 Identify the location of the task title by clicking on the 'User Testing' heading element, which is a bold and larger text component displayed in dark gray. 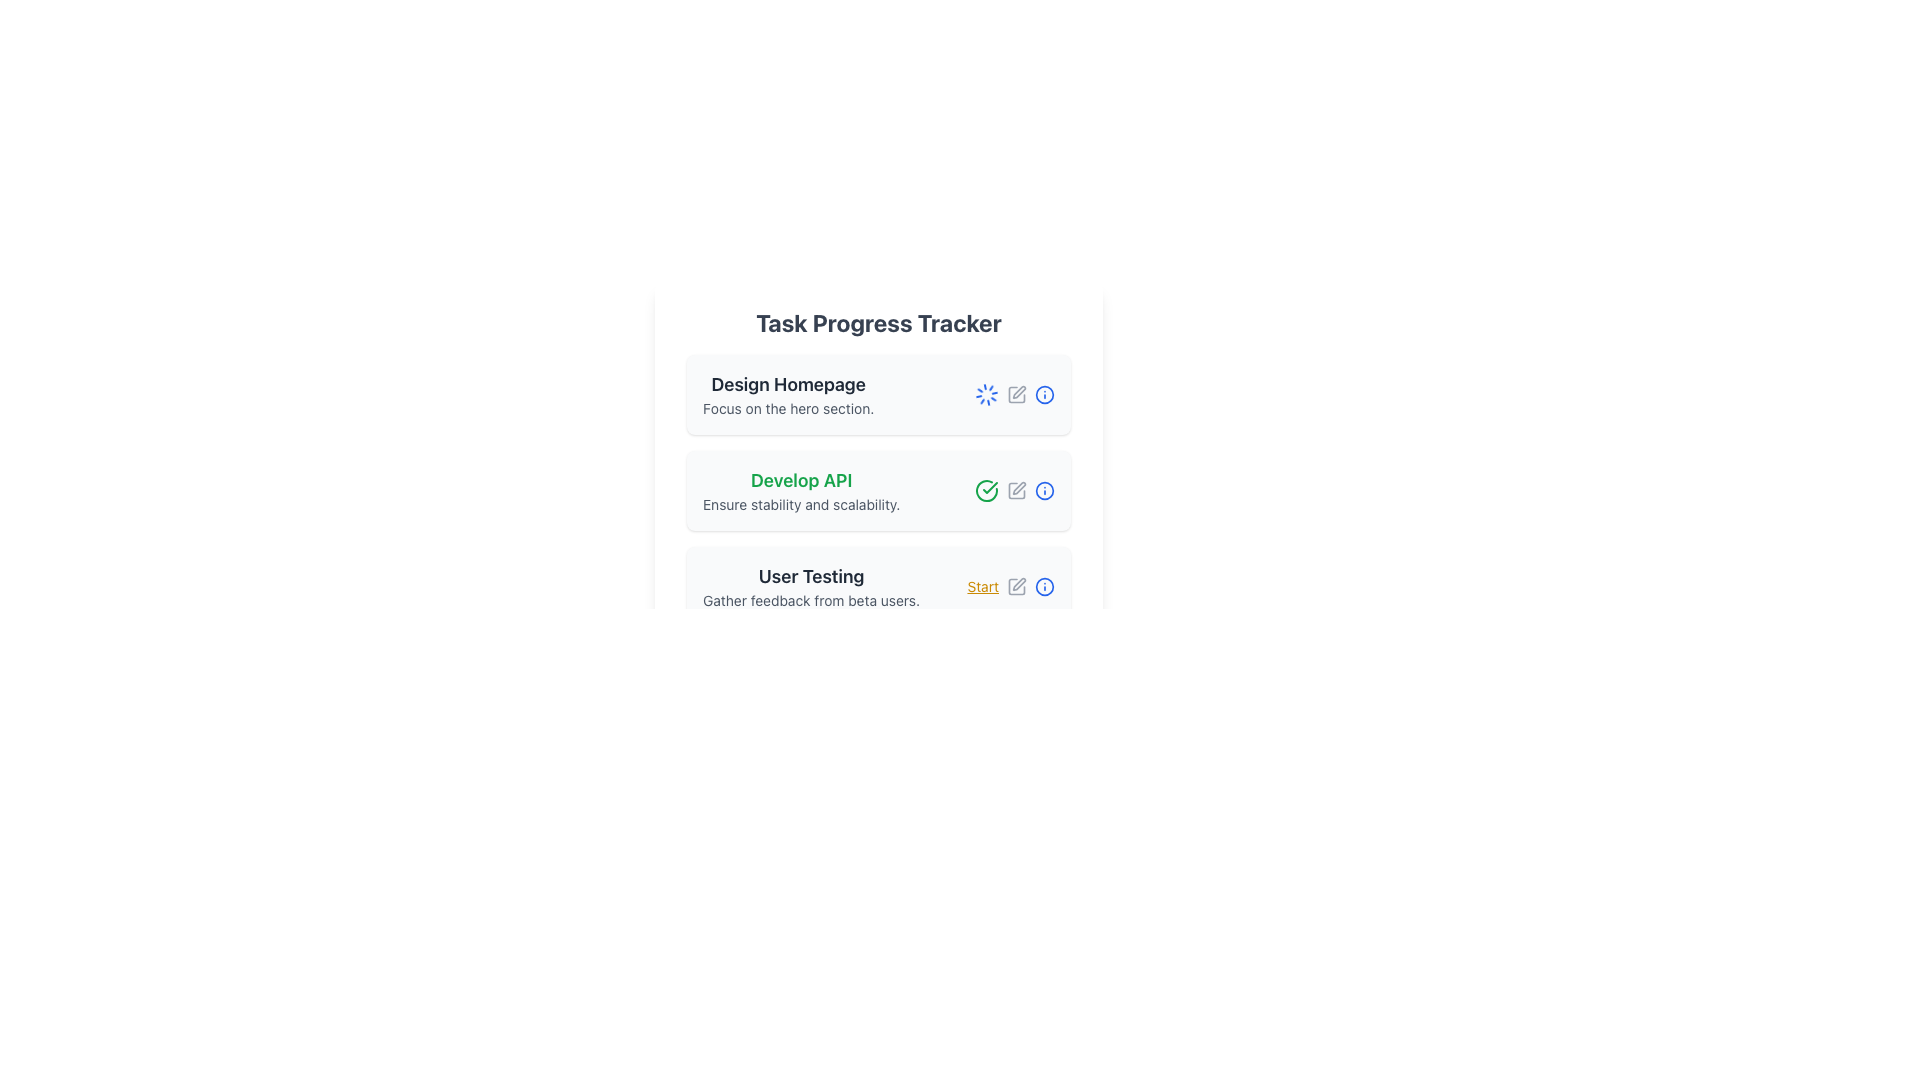
(811, 577).